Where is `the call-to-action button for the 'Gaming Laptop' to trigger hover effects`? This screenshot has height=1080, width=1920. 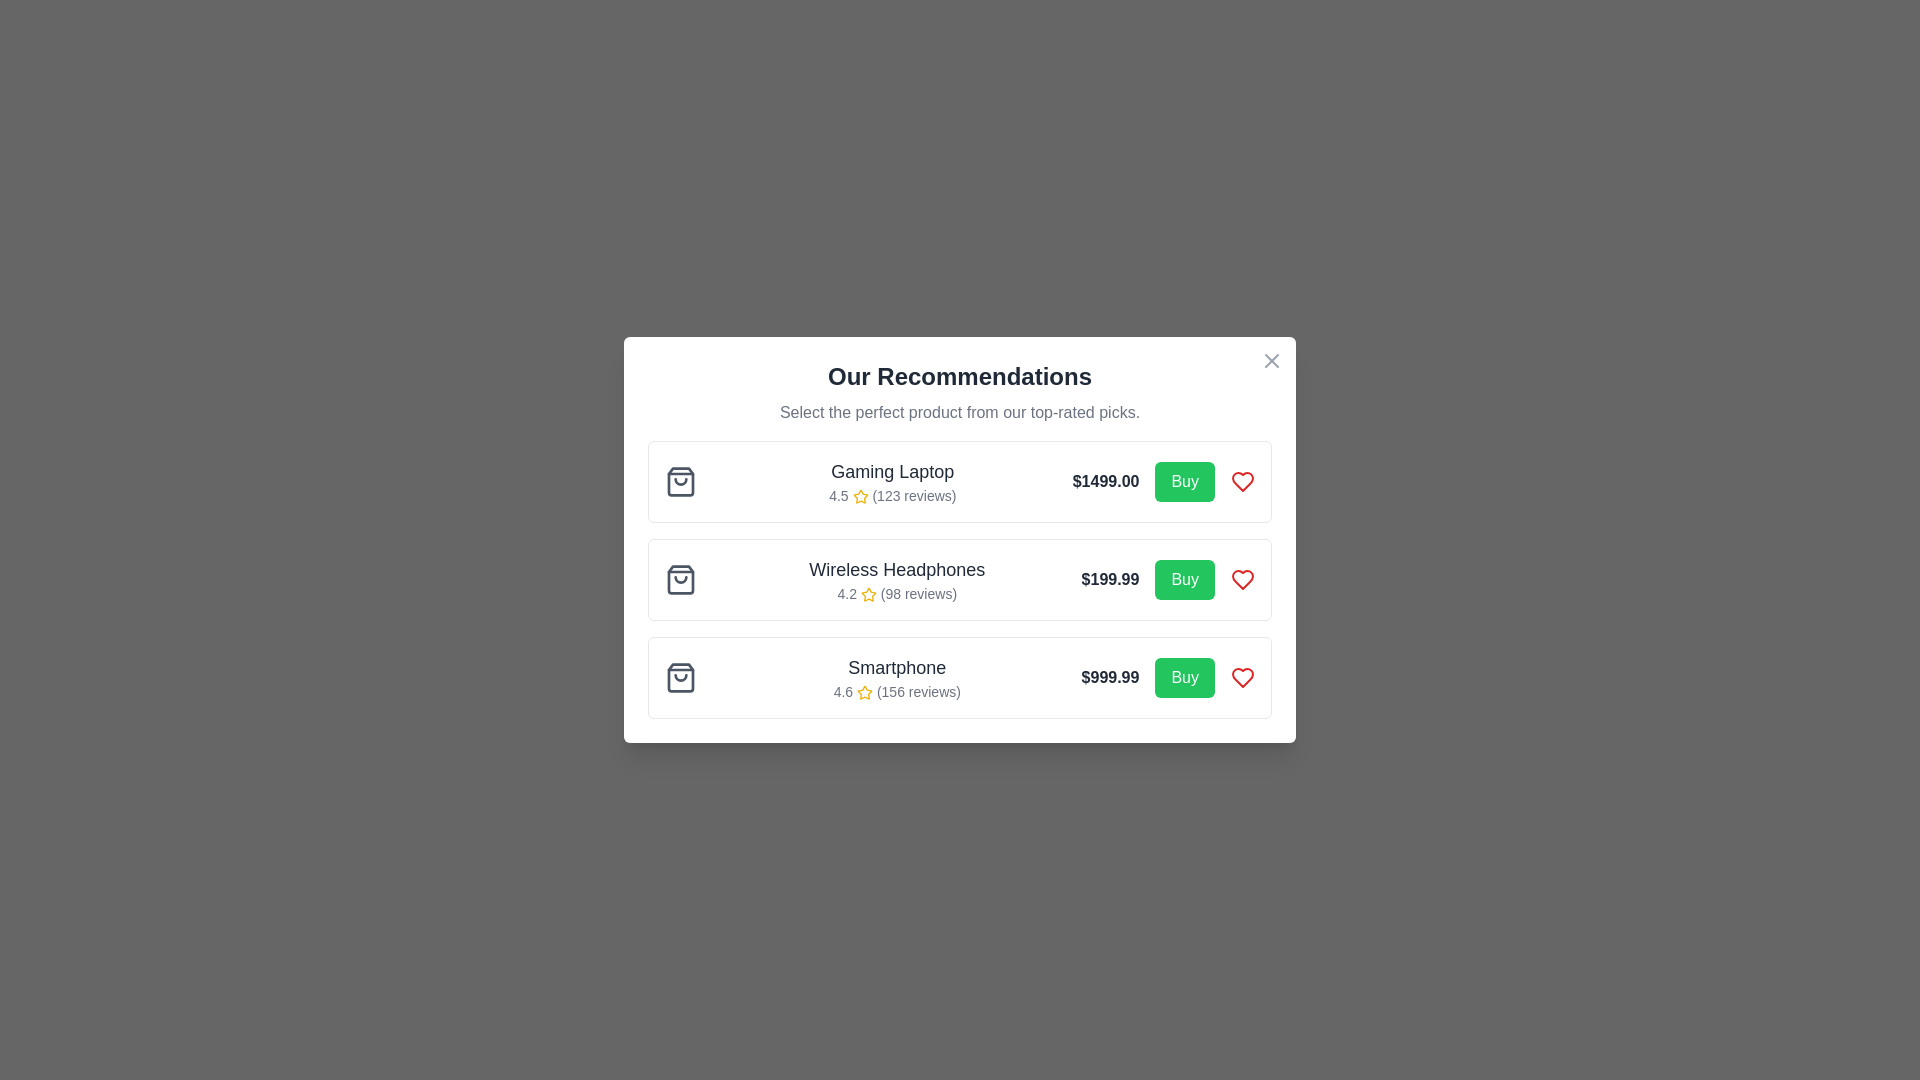 the call-to-action button for the 'Gaming Laptop' to trigger hover effects is located at coordinates (1185, 482).